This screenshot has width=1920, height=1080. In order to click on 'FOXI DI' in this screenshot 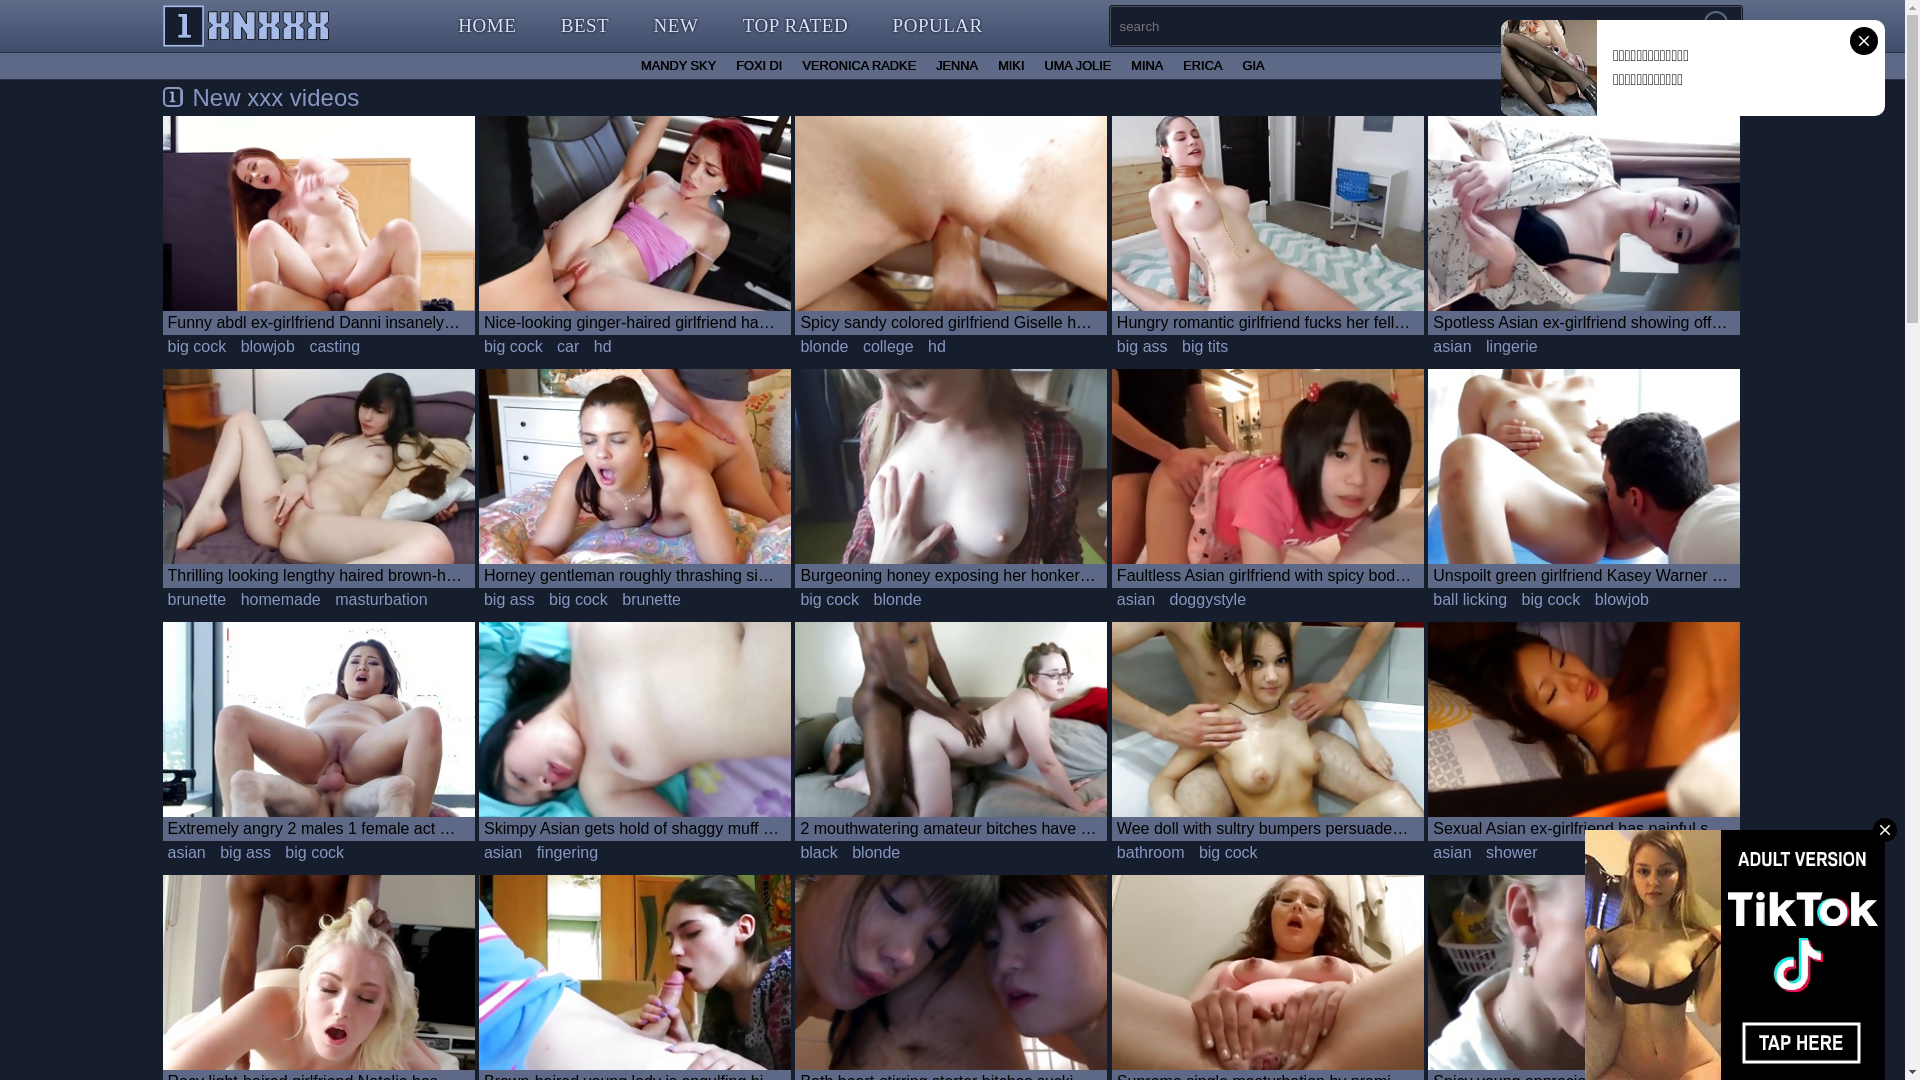, I will do `click(757, 64)`.